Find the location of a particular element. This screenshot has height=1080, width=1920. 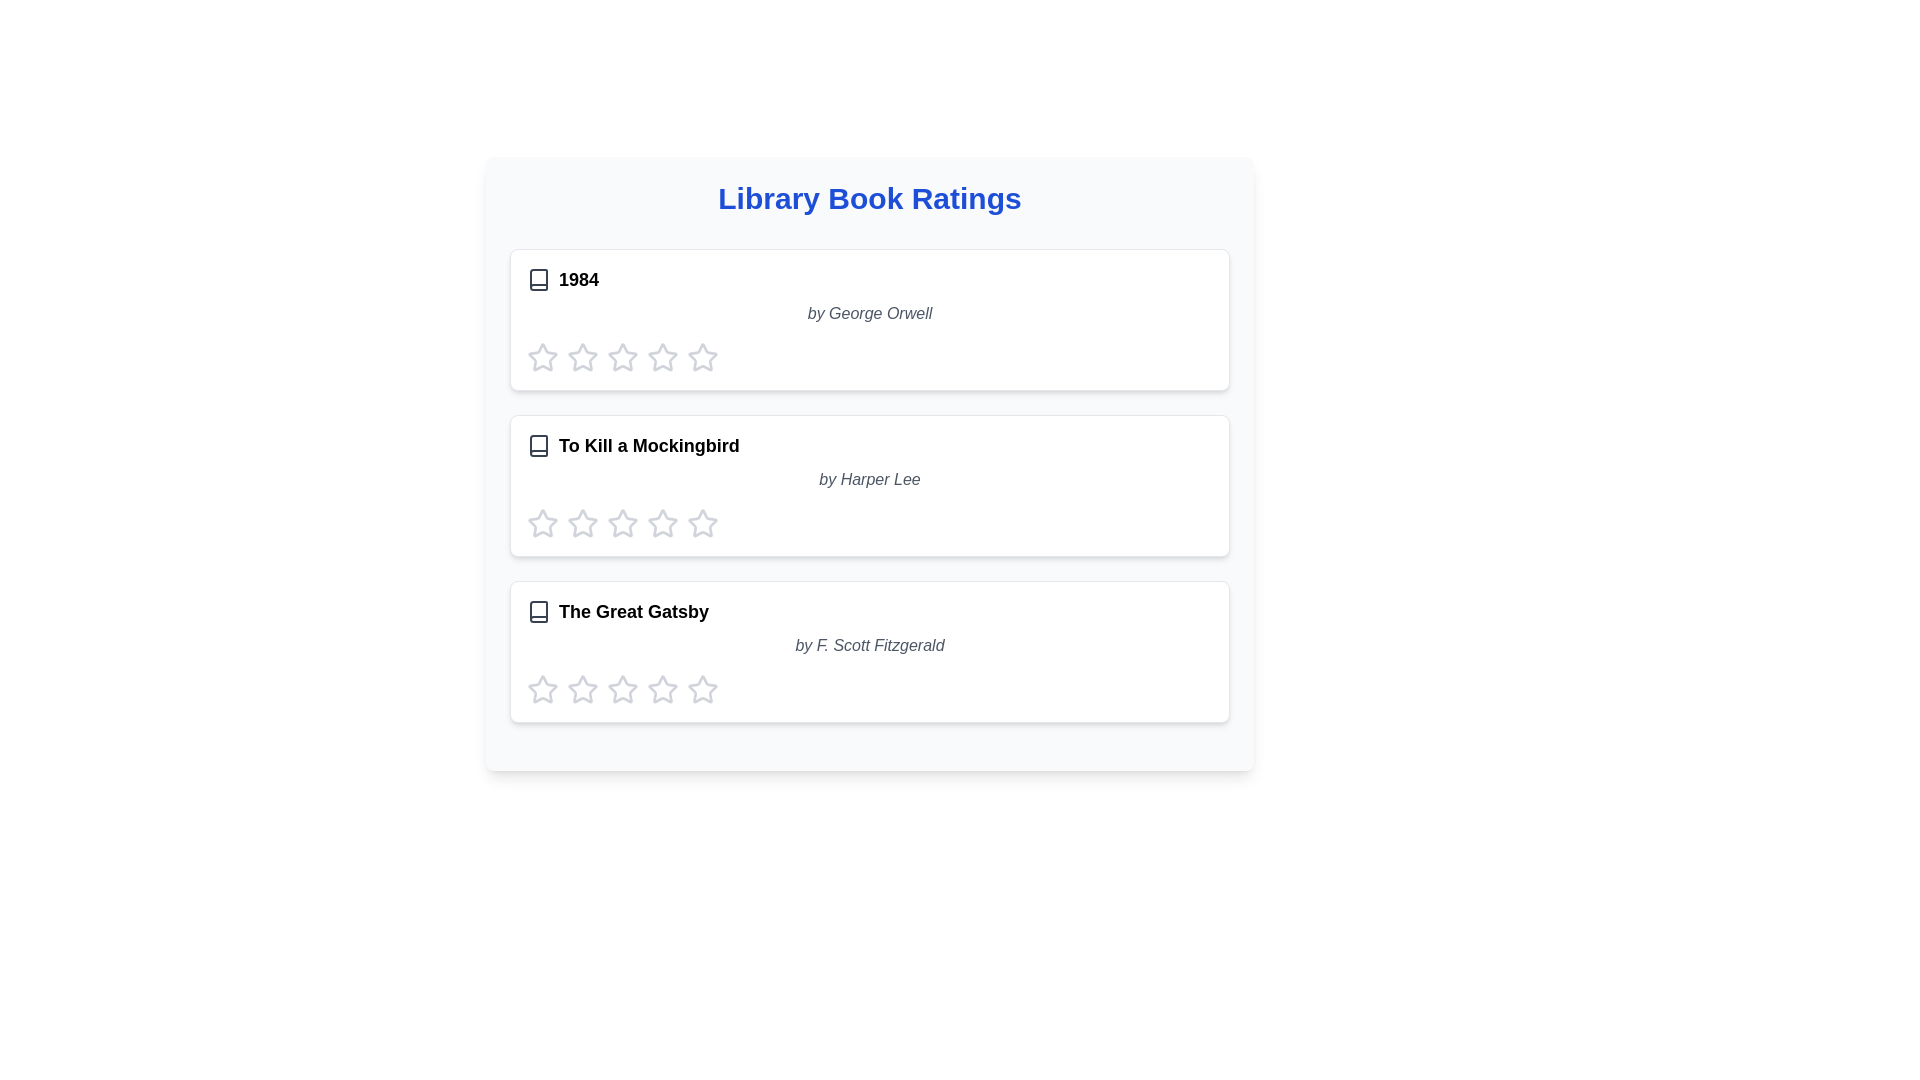

the interactive rating card for the book 'The Great Gatsby', which is the third card in a vertically stacked list of book entries is located at coordinates (869, 651).